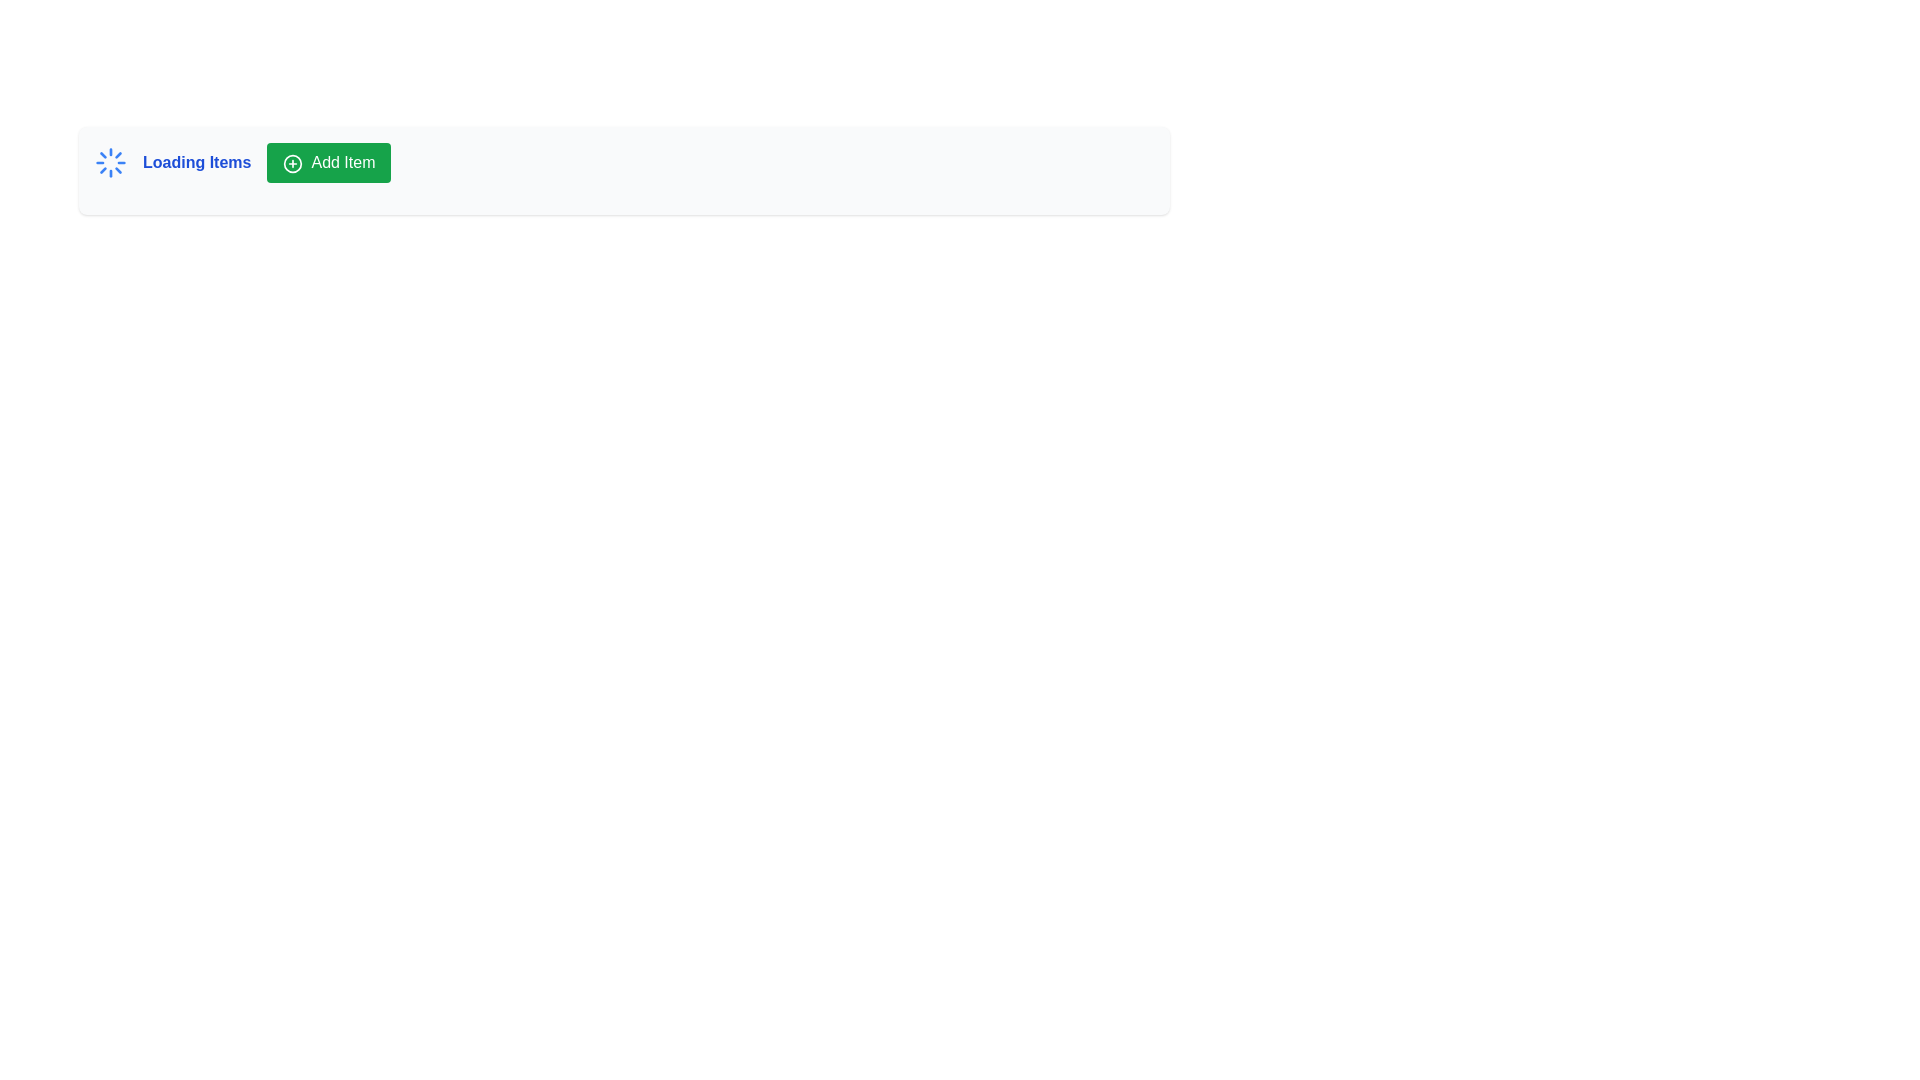 This screenshot has width=1920, height=1080. What do you see at coordinates (292, 162) in the screenshot?
I see `the green 'Add Item' button's plus icon, which is represented by a circular outline with a vertical and horizontal line crossing at its center` at bounding box center [292, 162].